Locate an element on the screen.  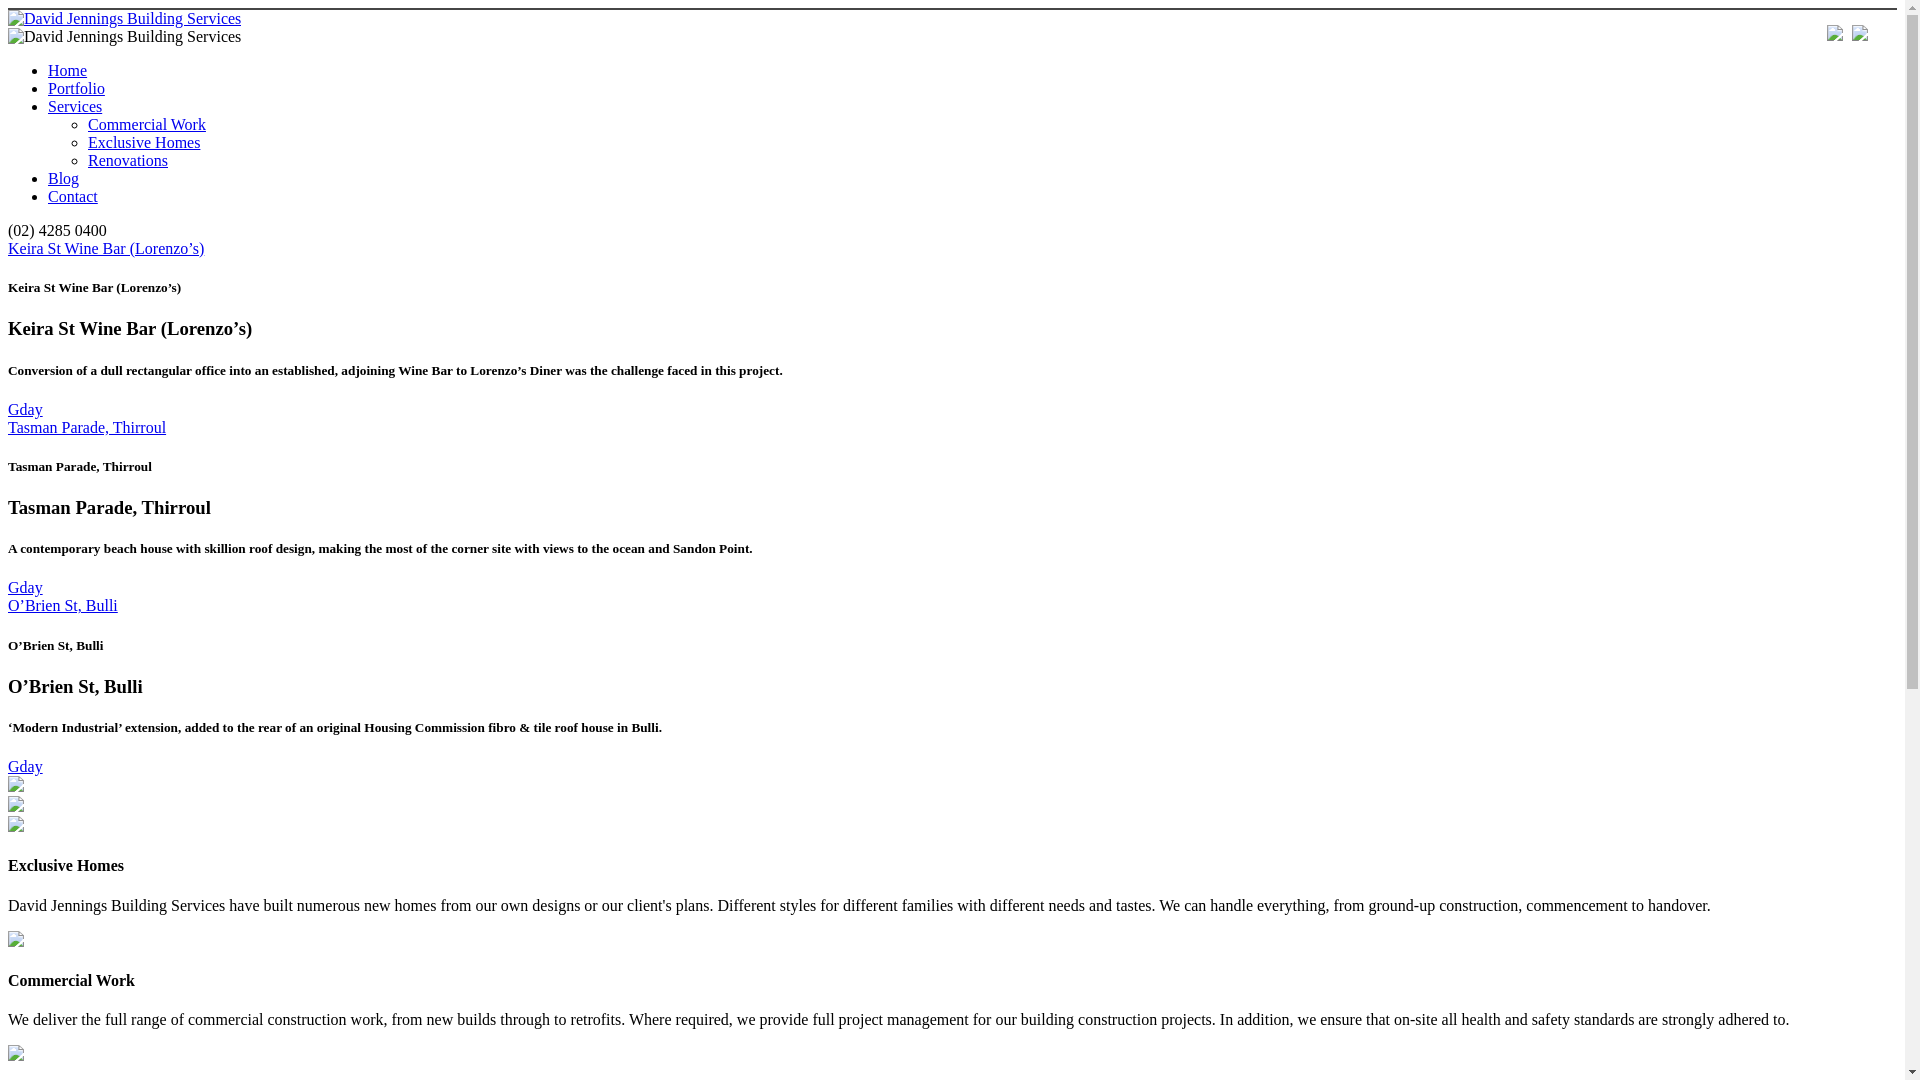
'Gday' is located at coordinates (25, 408).